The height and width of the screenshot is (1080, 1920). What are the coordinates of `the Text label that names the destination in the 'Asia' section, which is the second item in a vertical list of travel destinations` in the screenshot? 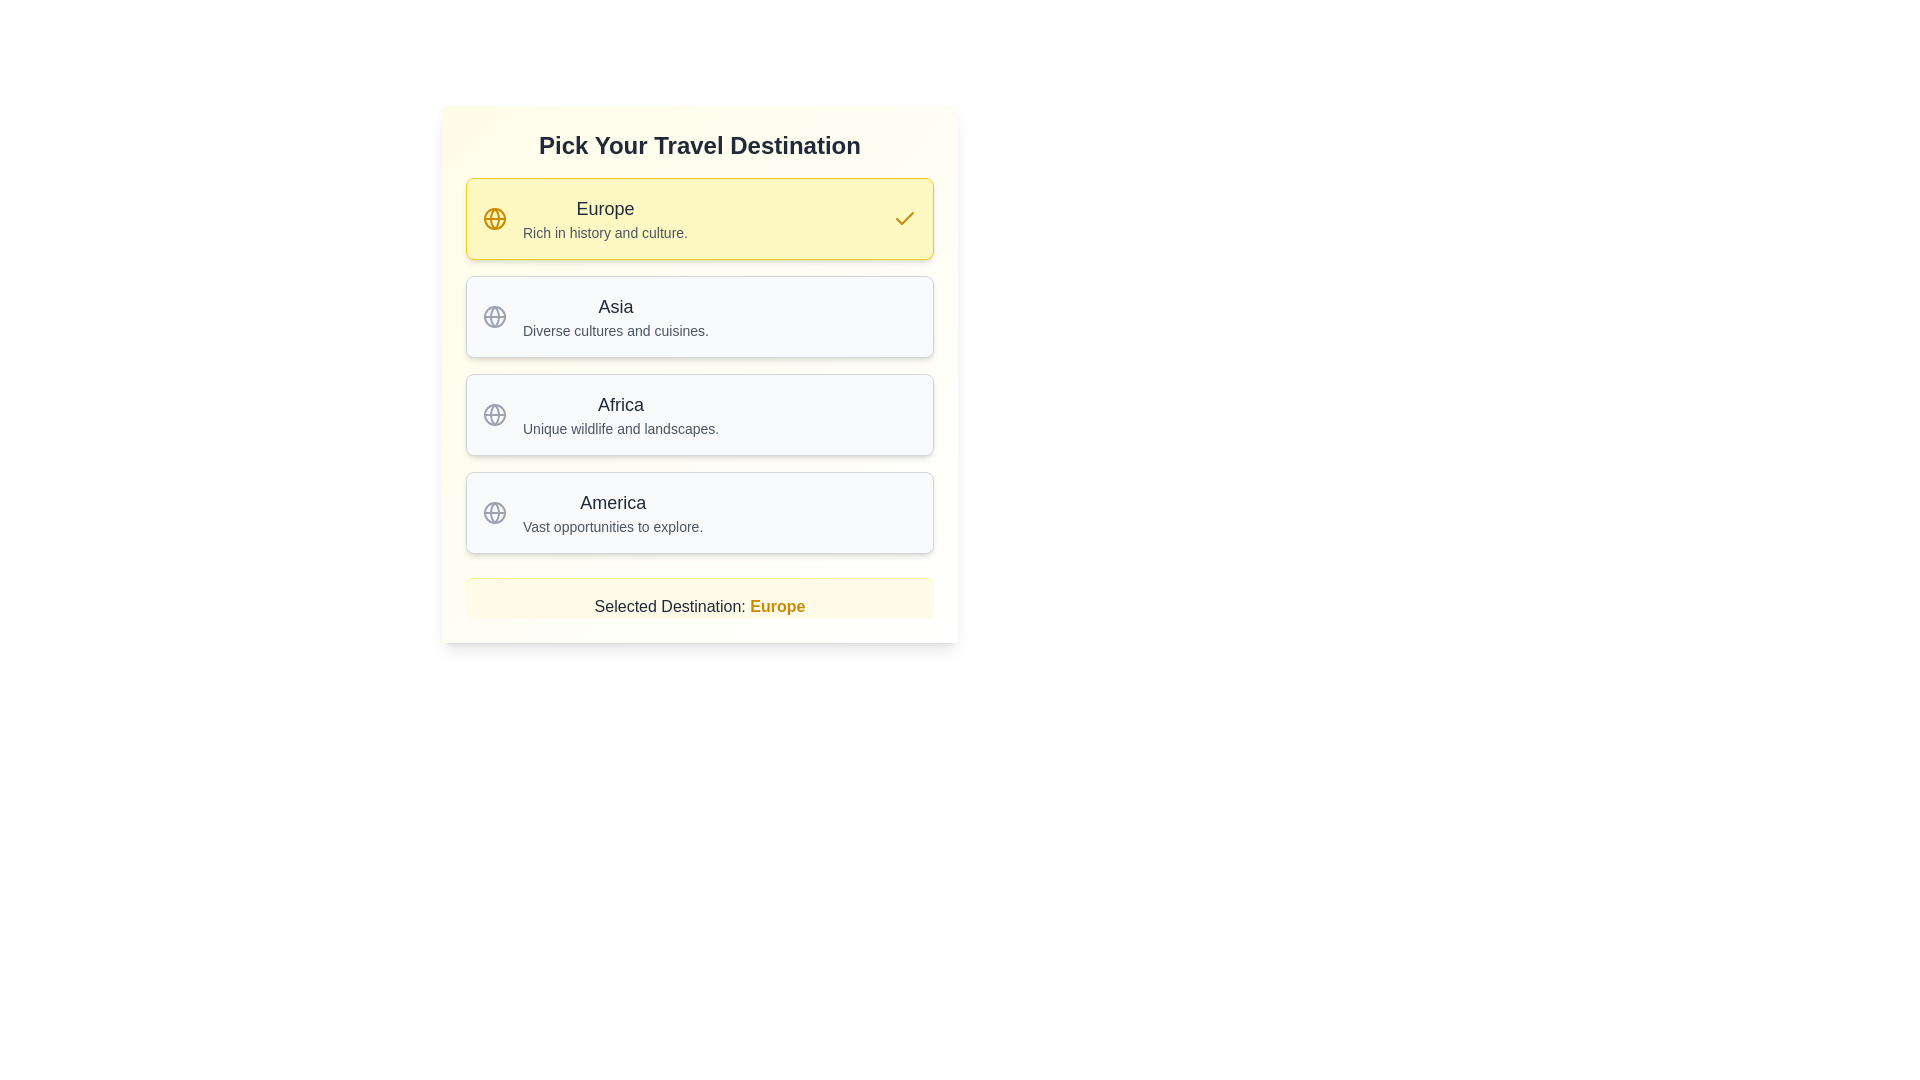 It's located at (614, 307).